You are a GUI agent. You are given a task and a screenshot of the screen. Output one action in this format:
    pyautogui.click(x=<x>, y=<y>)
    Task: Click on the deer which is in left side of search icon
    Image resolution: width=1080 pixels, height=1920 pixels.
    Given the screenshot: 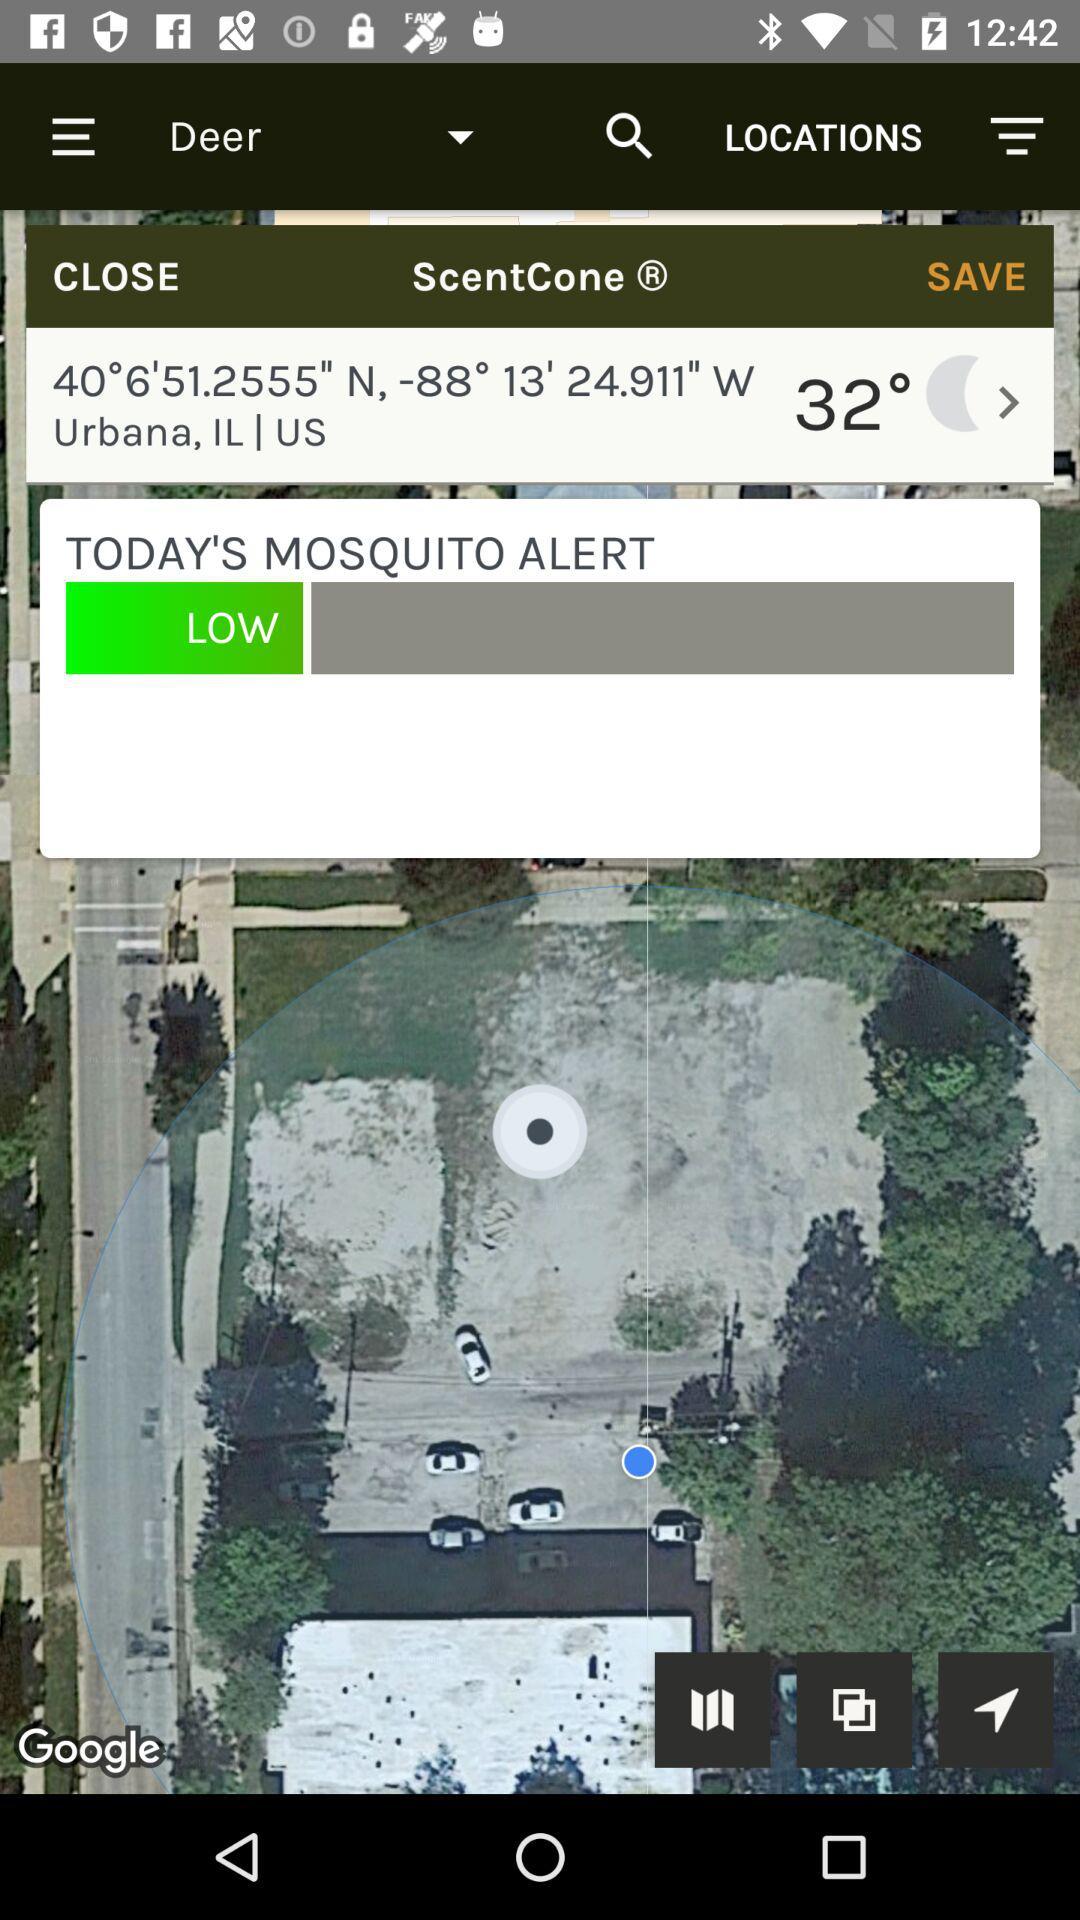 What is the action you would take?
    pyautogui.click(x=334, y=135)
    